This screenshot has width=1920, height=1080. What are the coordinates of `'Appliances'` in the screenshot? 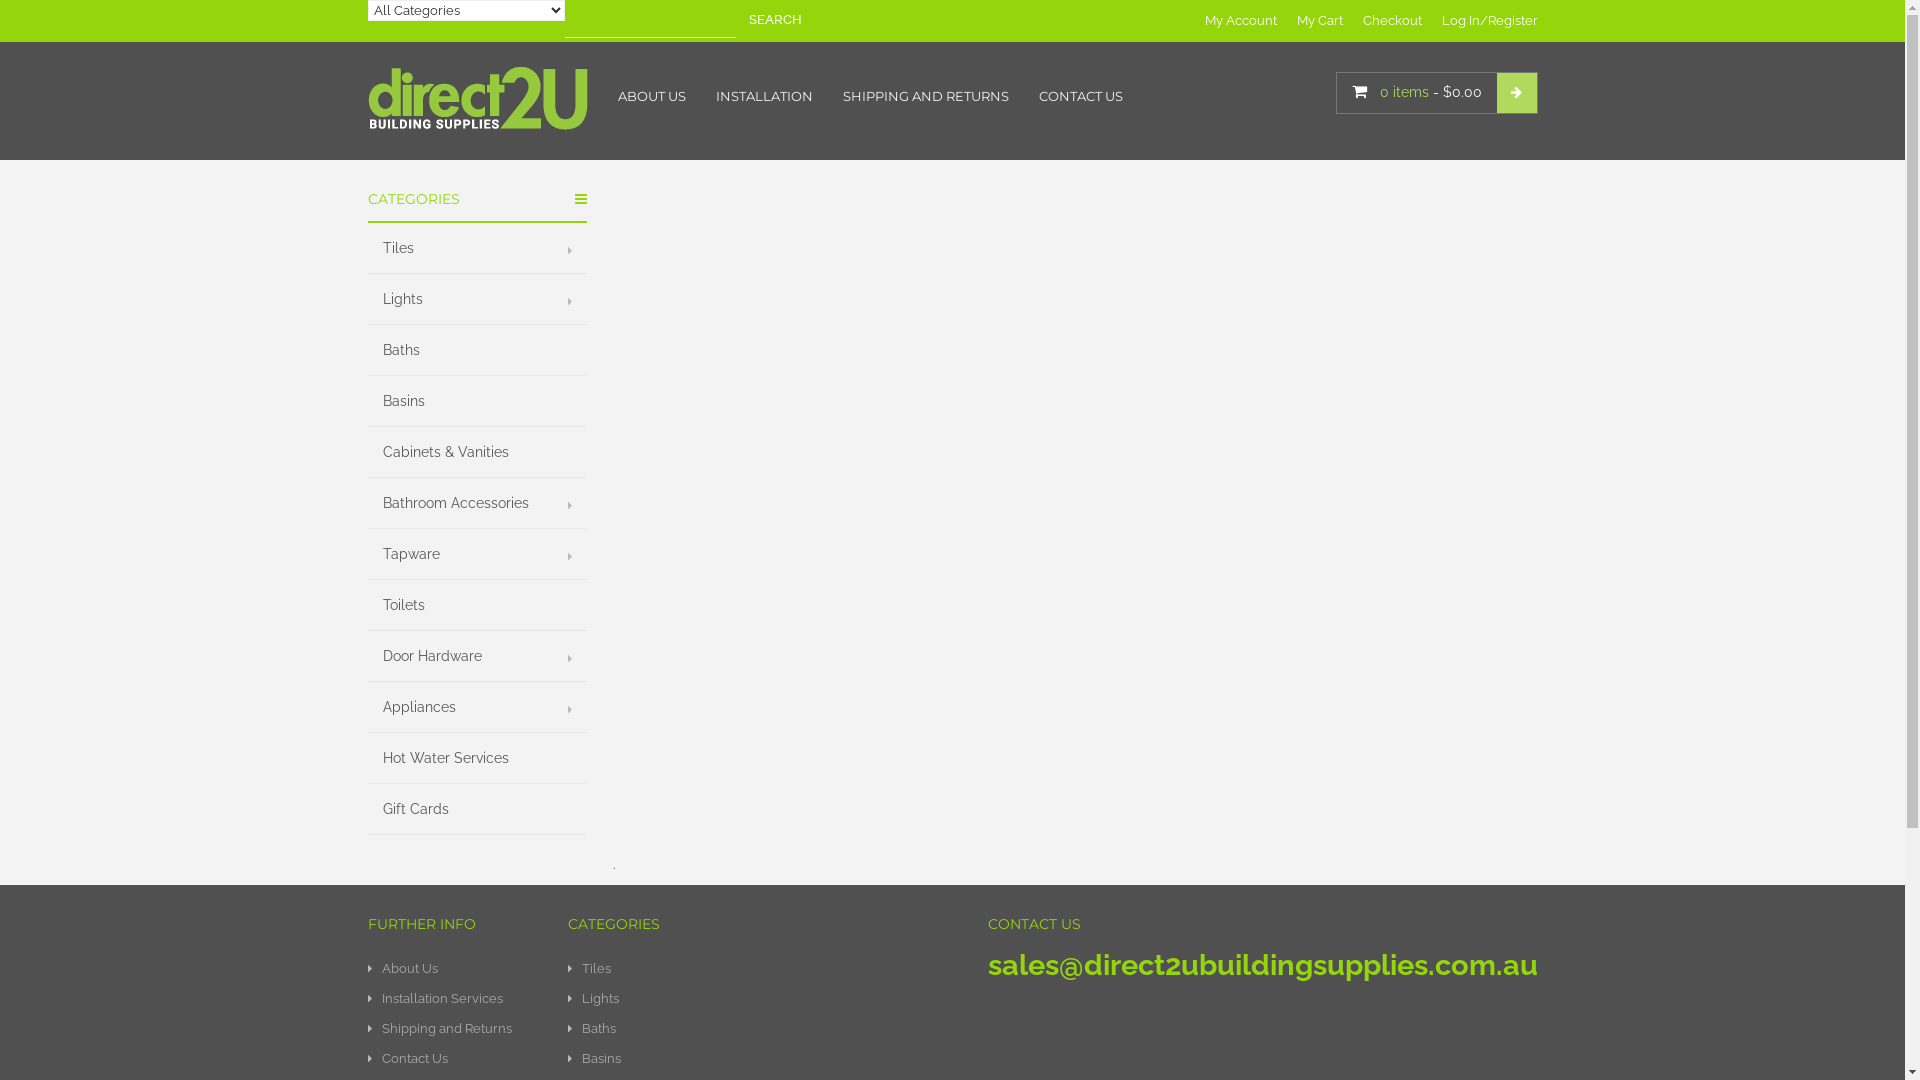 It's located at (477, 706).